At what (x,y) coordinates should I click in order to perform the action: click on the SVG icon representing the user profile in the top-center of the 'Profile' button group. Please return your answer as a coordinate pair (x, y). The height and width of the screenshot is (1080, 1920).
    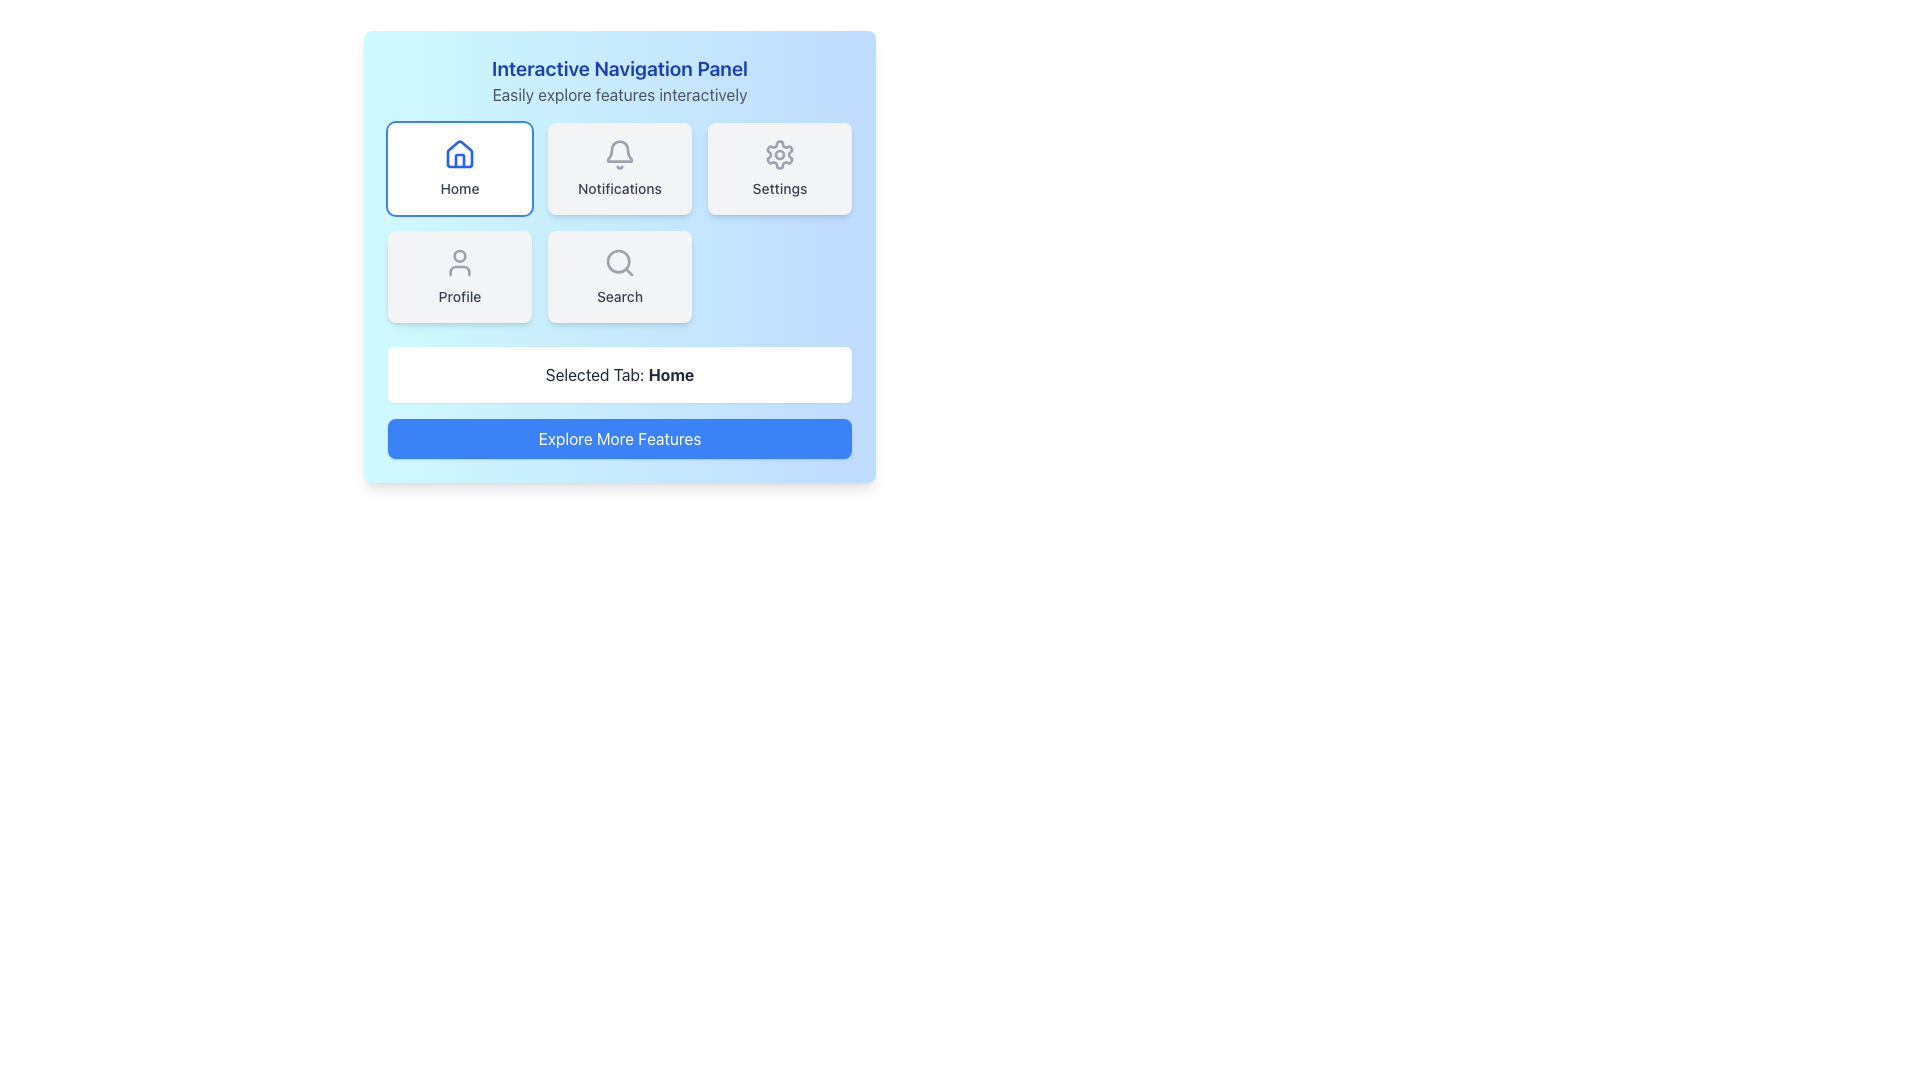
    Looking at the image, I should click on (459, 261).